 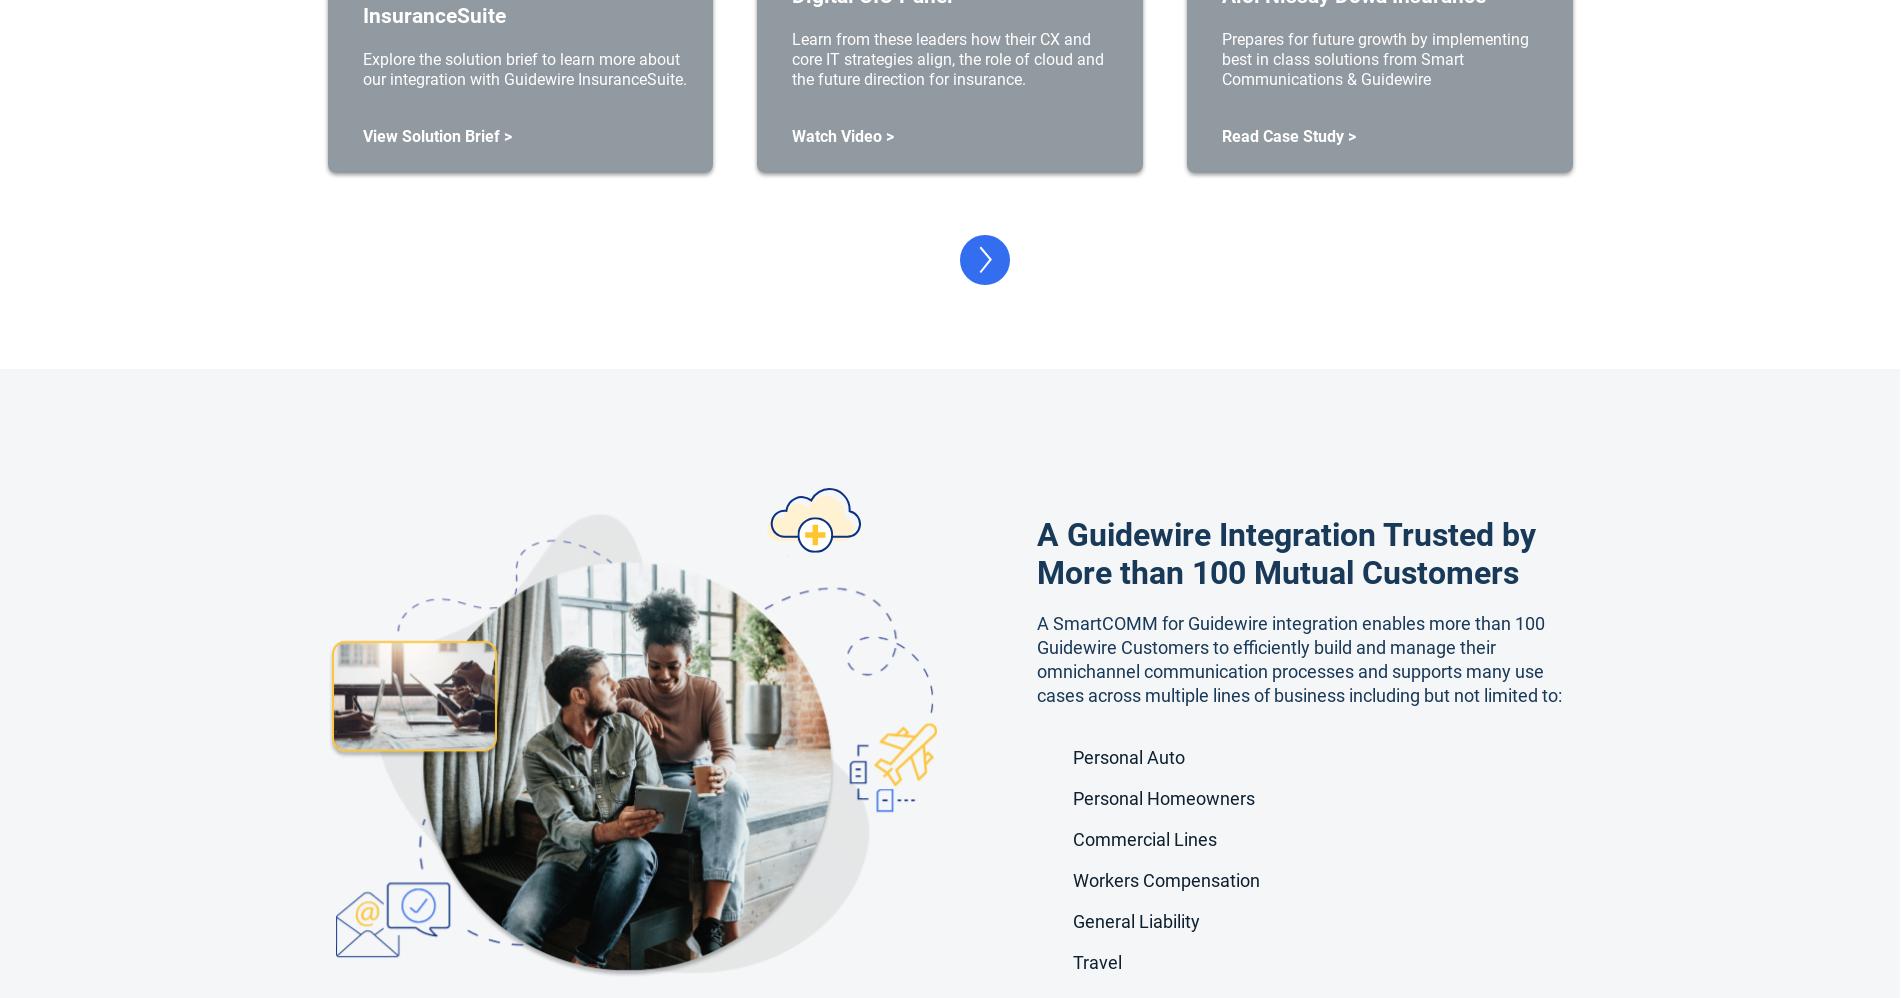 I want to click on 'Prepares for future growth by implementing best in class solutions from Smart Communications & Guidewire', so click(x=1375, y=57).